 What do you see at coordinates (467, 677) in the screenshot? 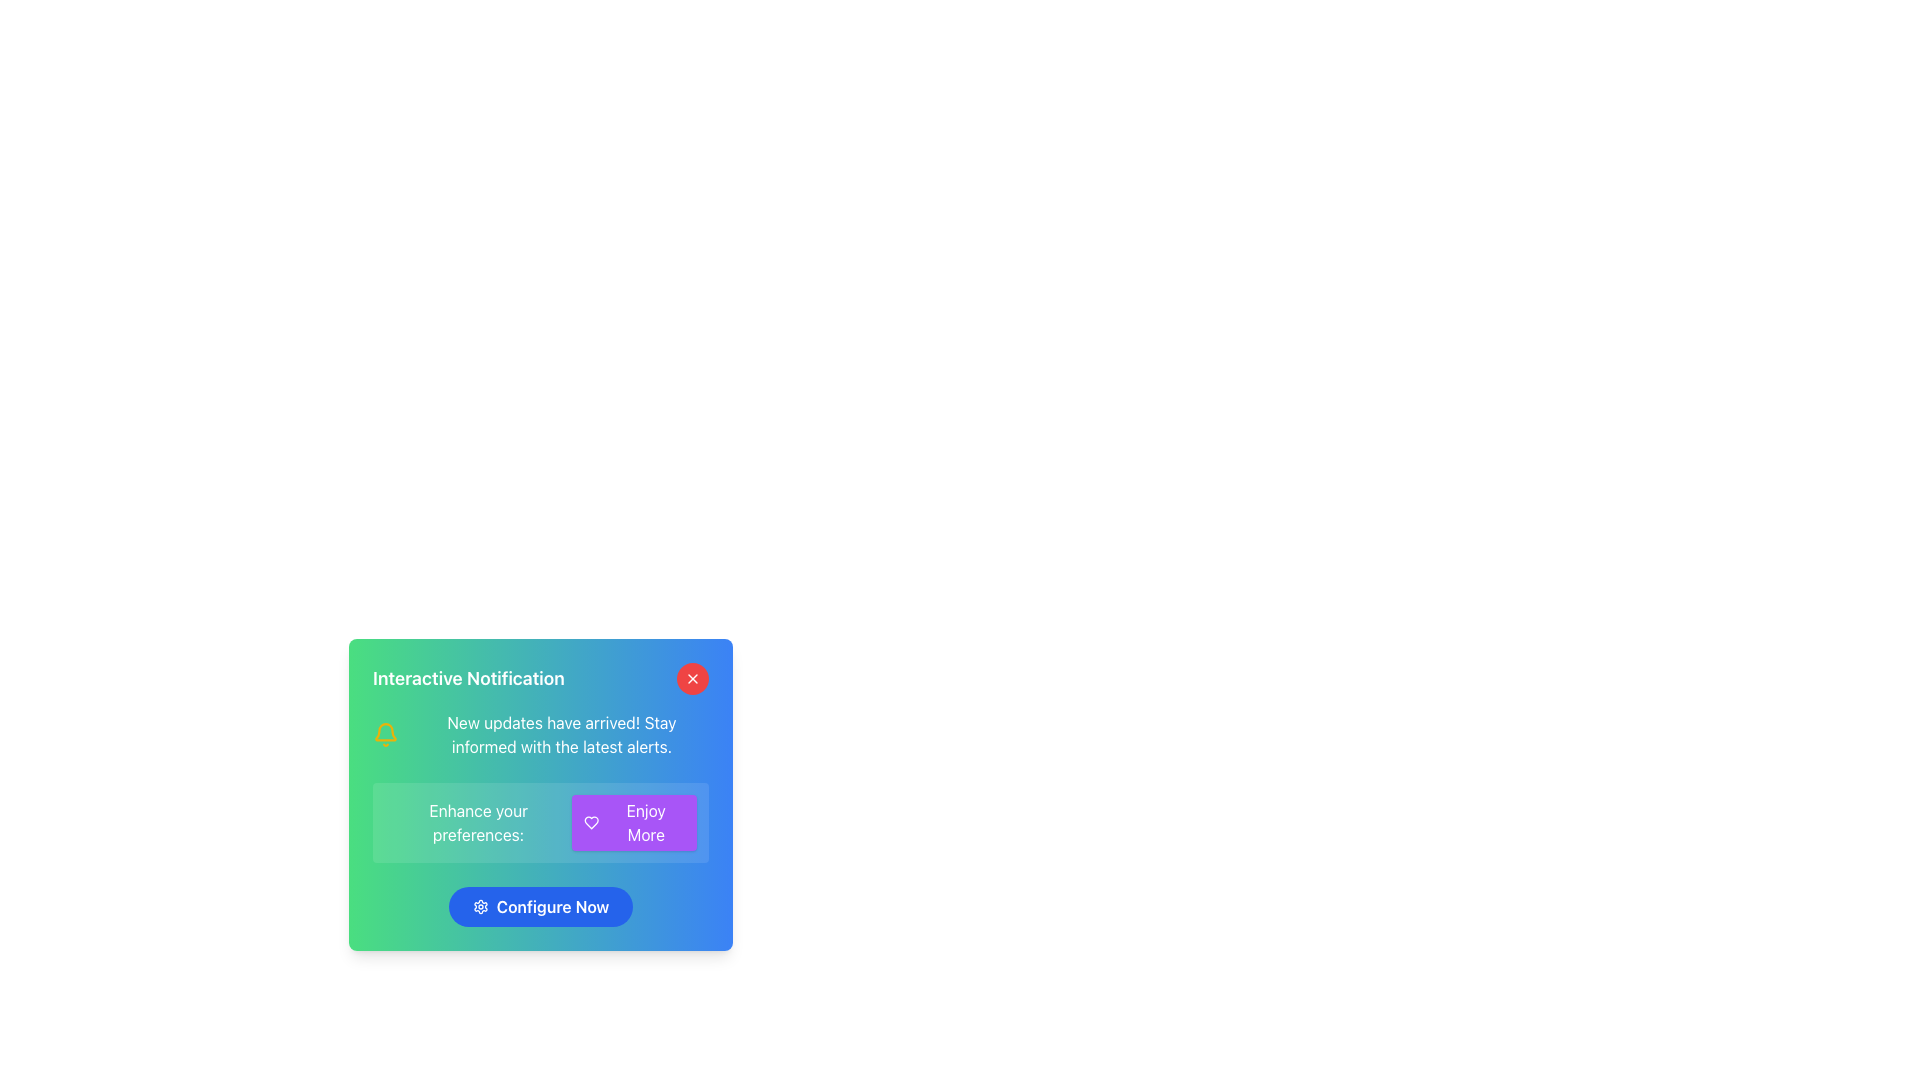
I see `the text label displaying 'Interactive Notification' in bold, large-sized font, positioned at the top-left section of the notification card` at bounding box center [467, 677].